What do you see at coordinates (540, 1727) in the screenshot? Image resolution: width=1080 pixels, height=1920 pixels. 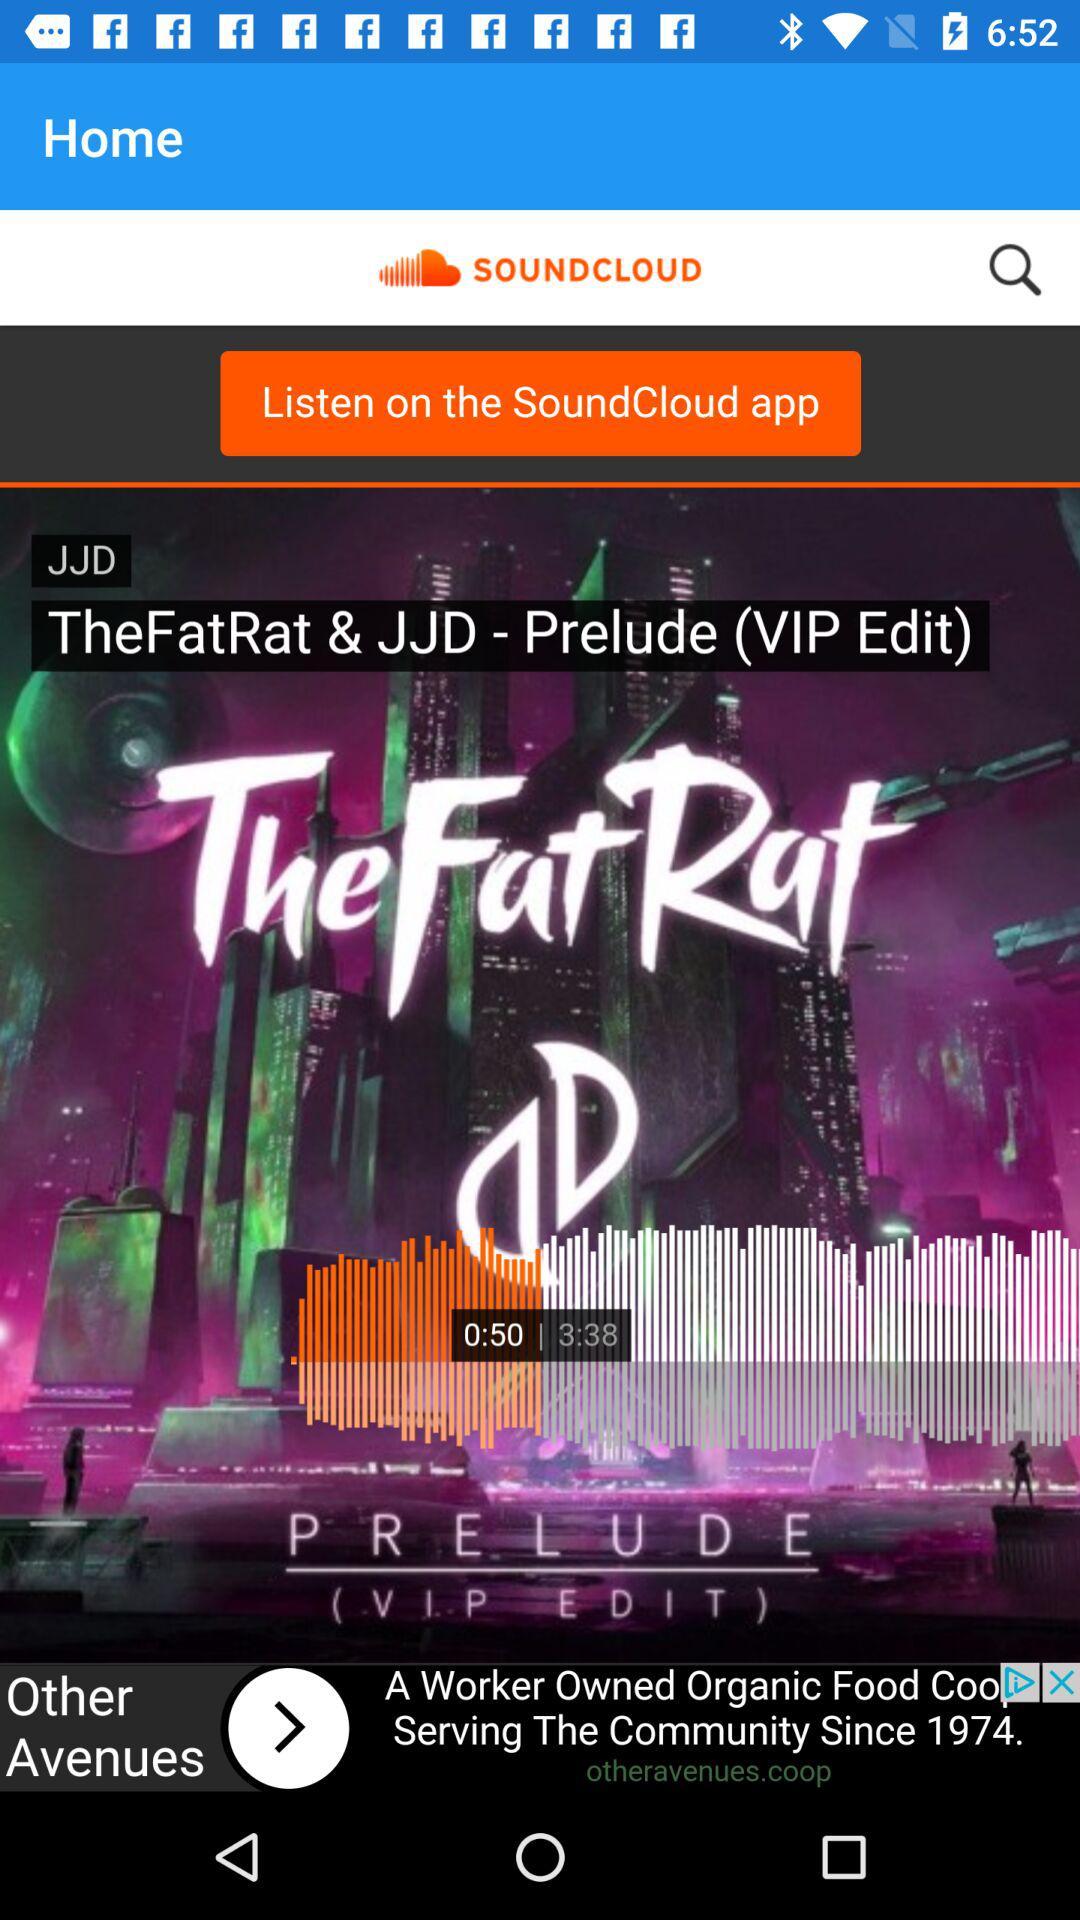 I see `the song` at bounding box center [540, 1727].